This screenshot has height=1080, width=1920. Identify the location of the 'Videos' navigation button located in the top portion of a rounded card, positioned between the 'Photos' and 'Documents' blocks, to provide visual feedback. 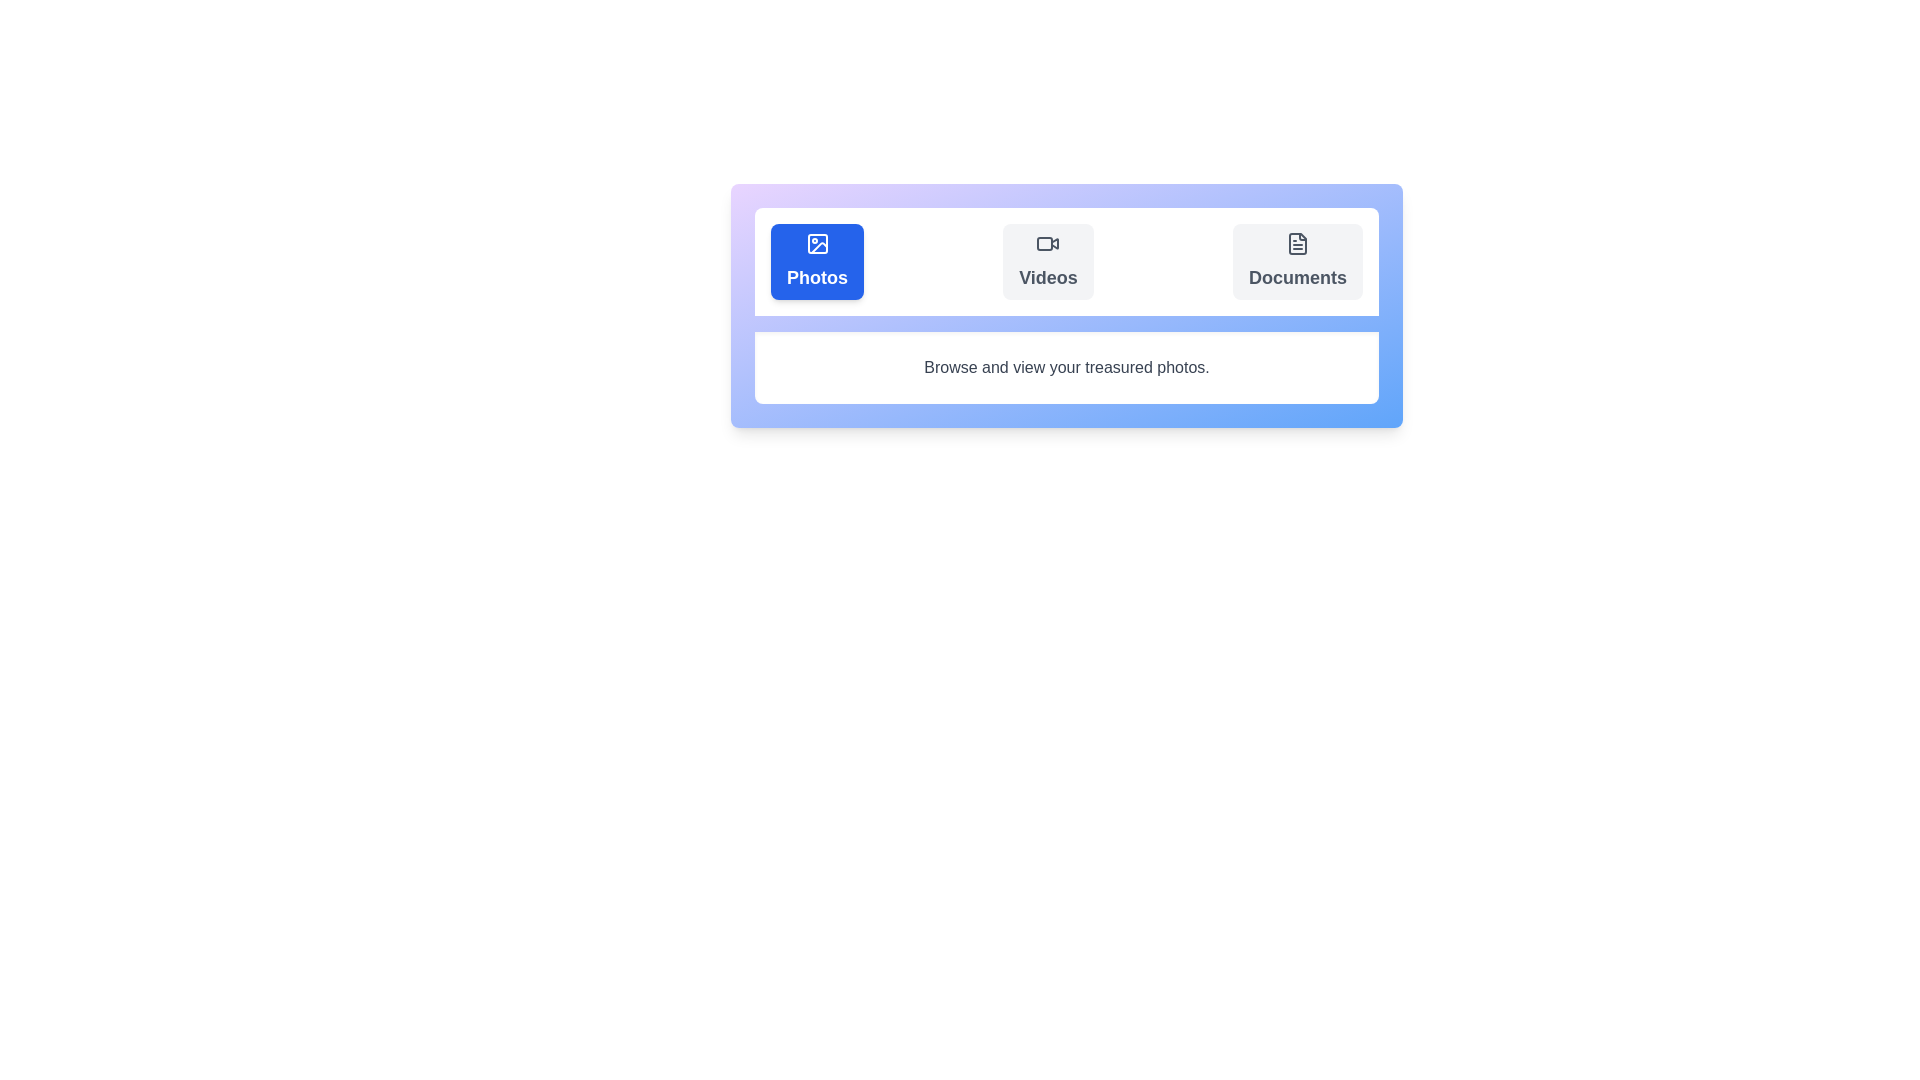
(1065, 261).